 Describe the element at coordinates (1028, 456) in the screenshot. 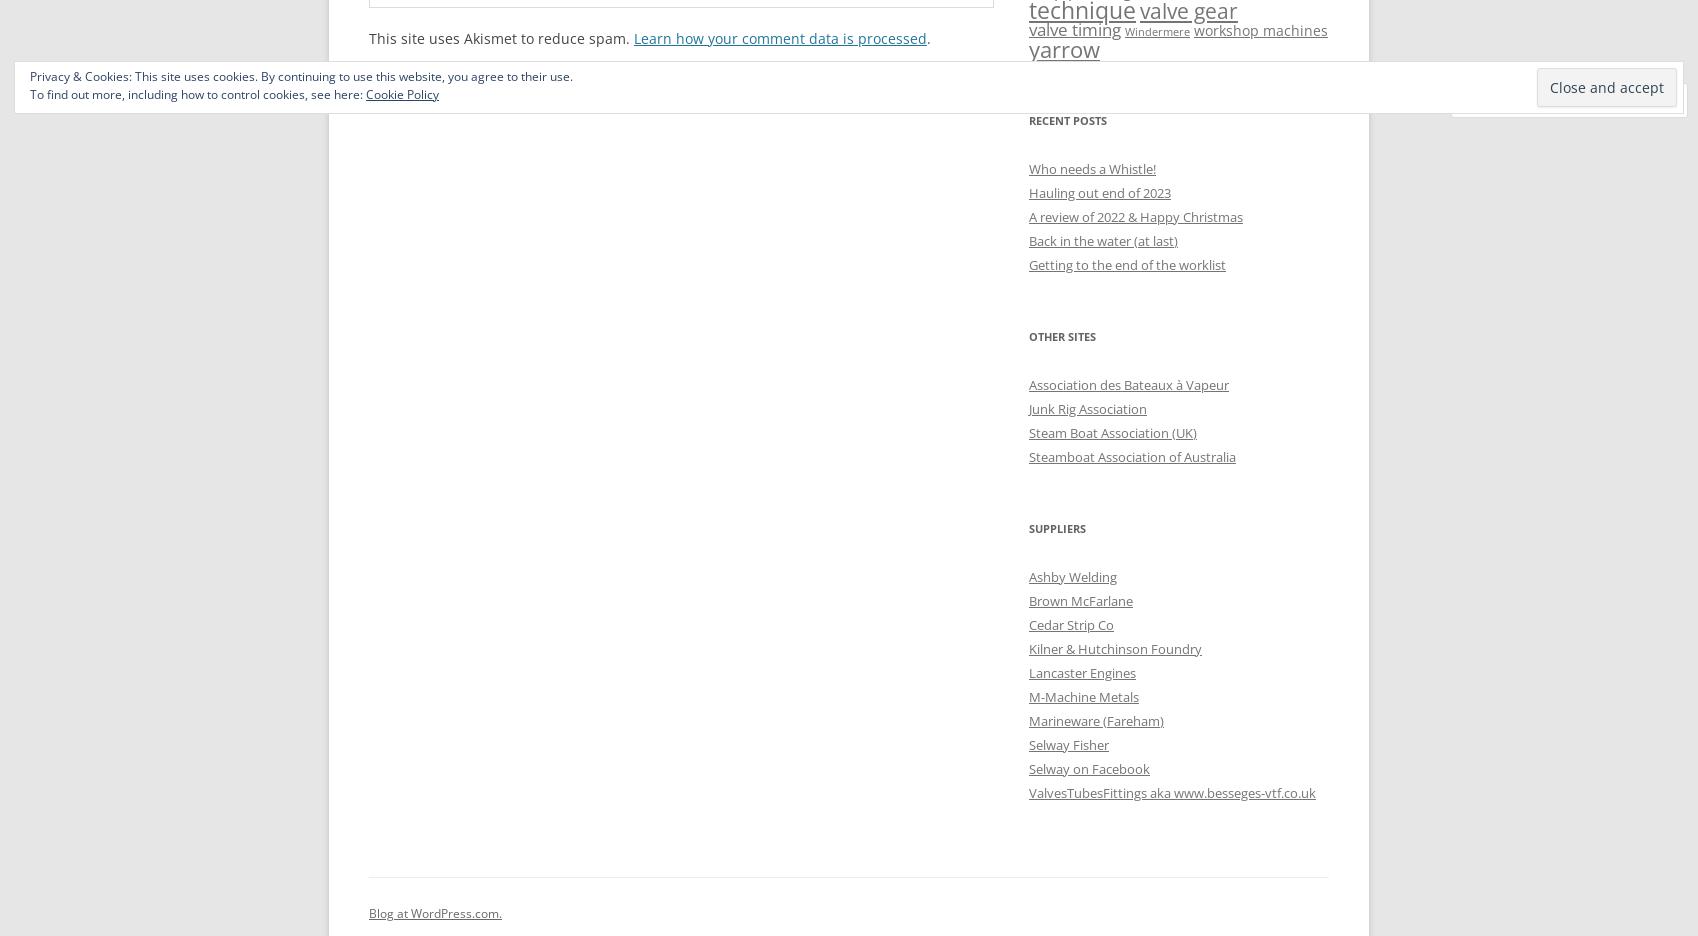

I see `'Steamboat Association of Australia'` at that location.